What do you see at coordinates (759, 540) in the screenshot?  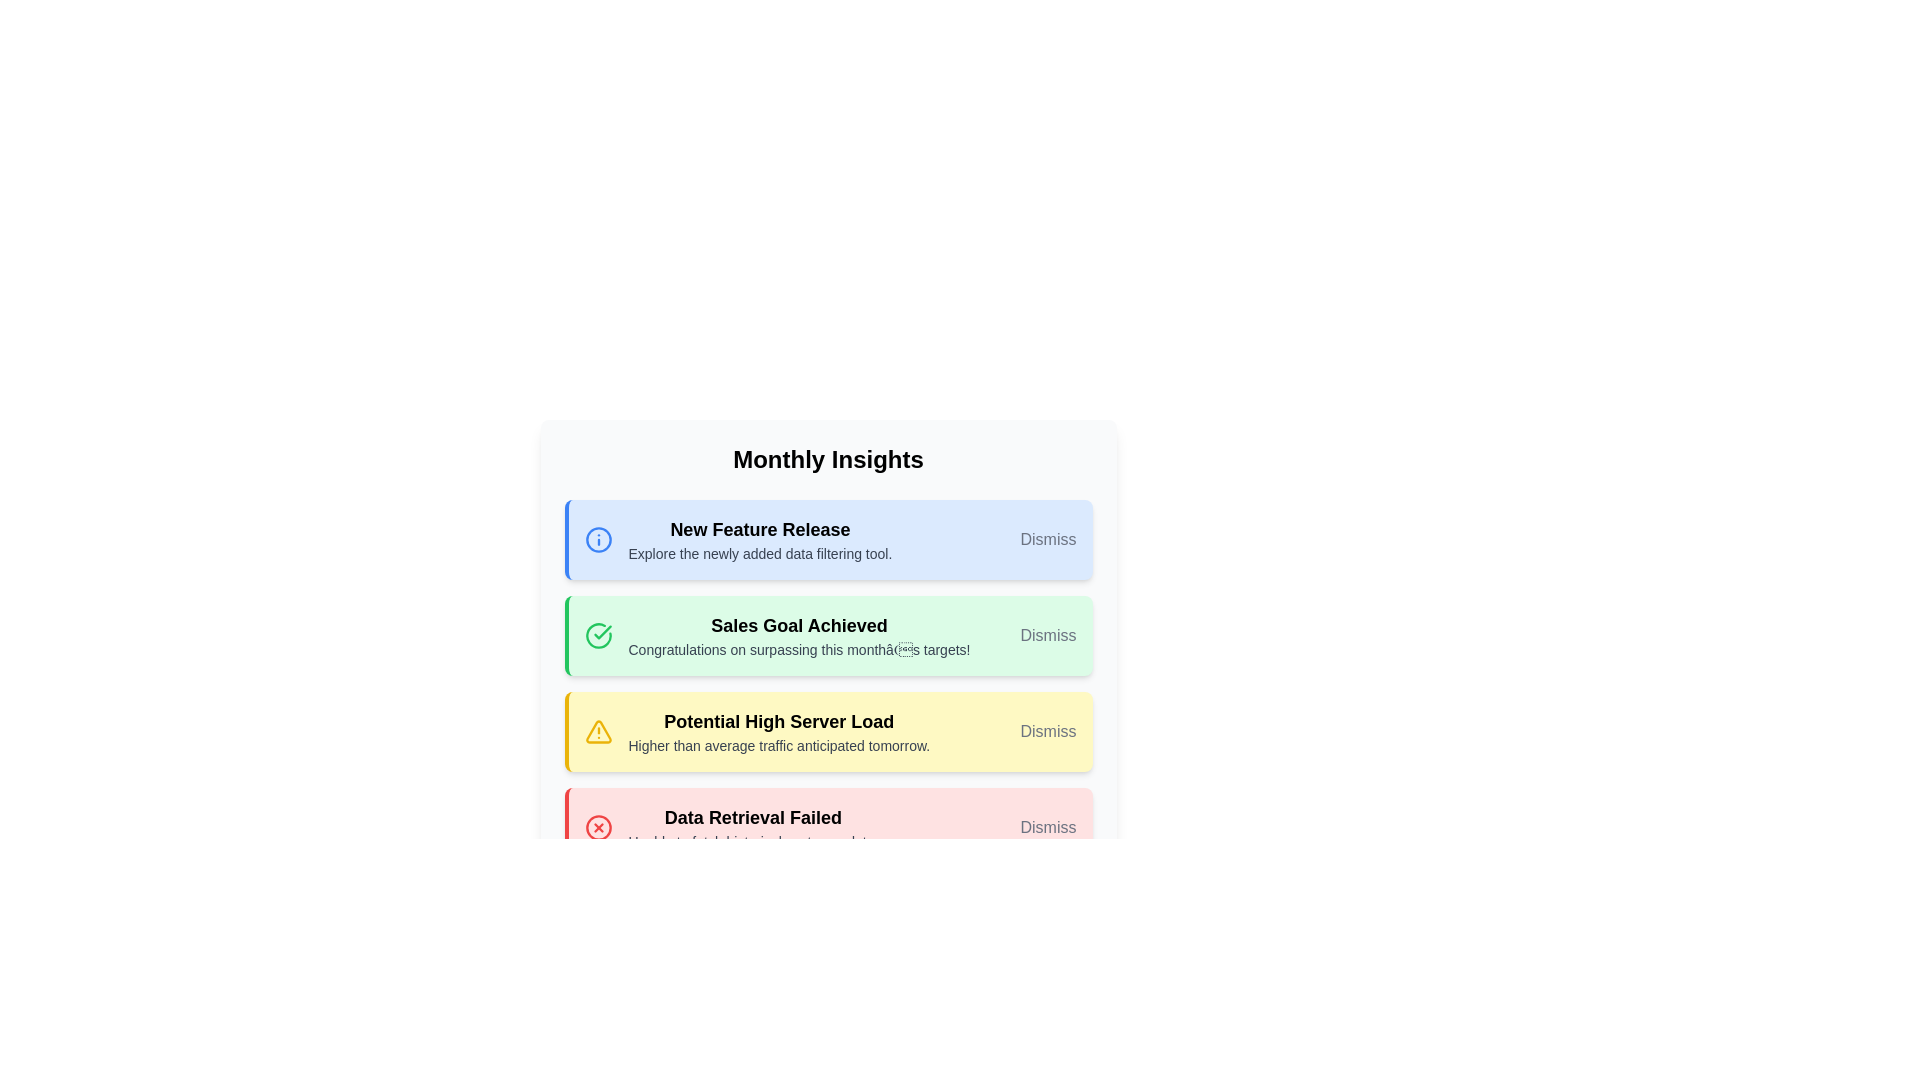 I see `the text block within the notification card that informs about a newly introduced feature, to access surrounding elements for further actions` at bounding box center [759, 540].